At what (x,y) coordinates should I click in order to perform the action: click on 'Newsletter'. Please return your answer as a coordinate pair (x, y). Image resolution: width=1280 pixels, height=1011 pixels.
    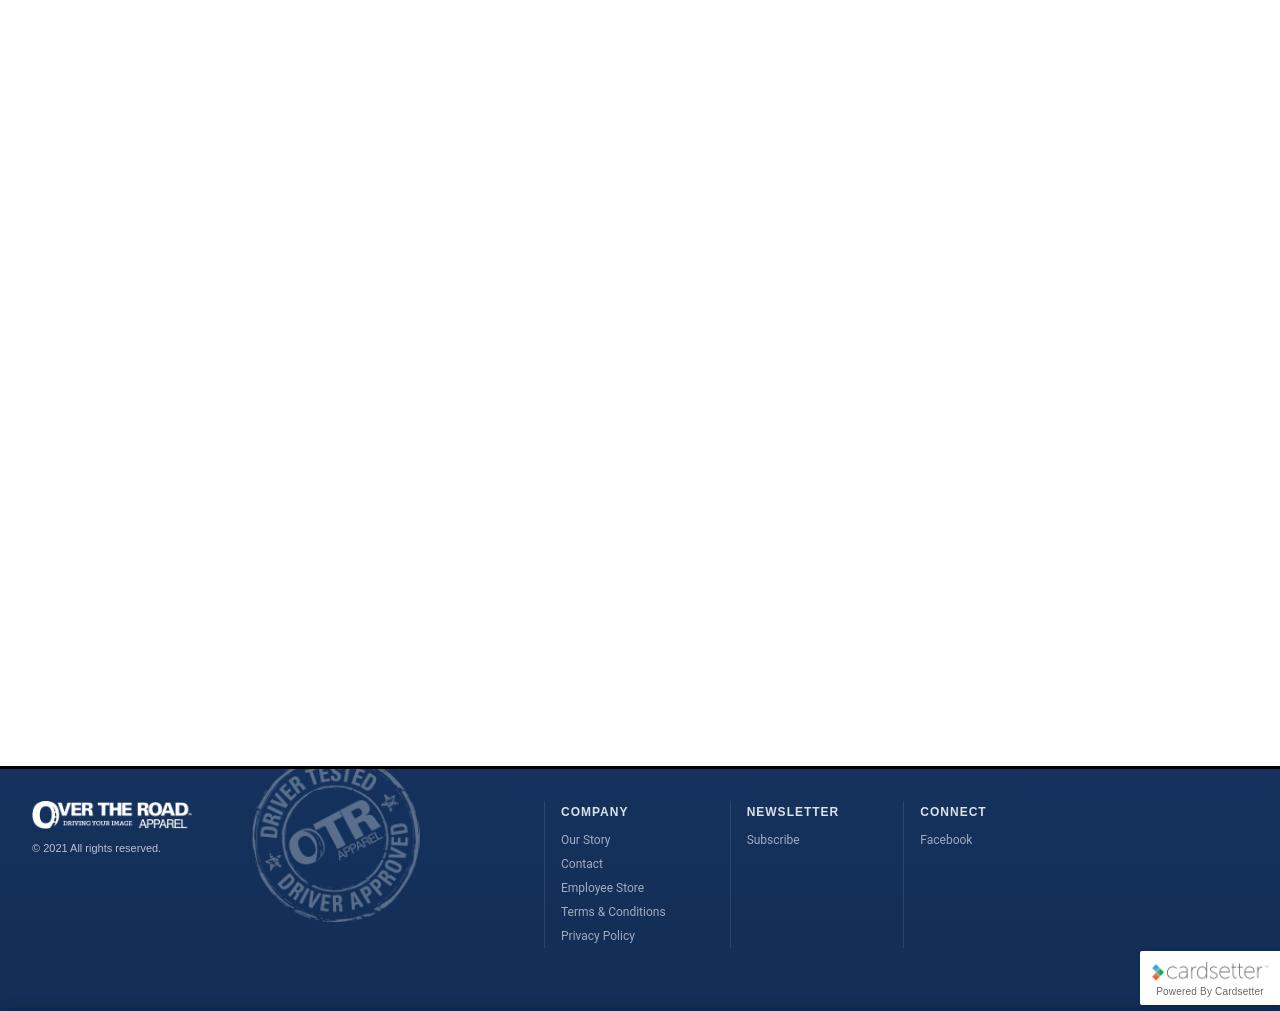
    Looking at the image, I should click on (791, 811).